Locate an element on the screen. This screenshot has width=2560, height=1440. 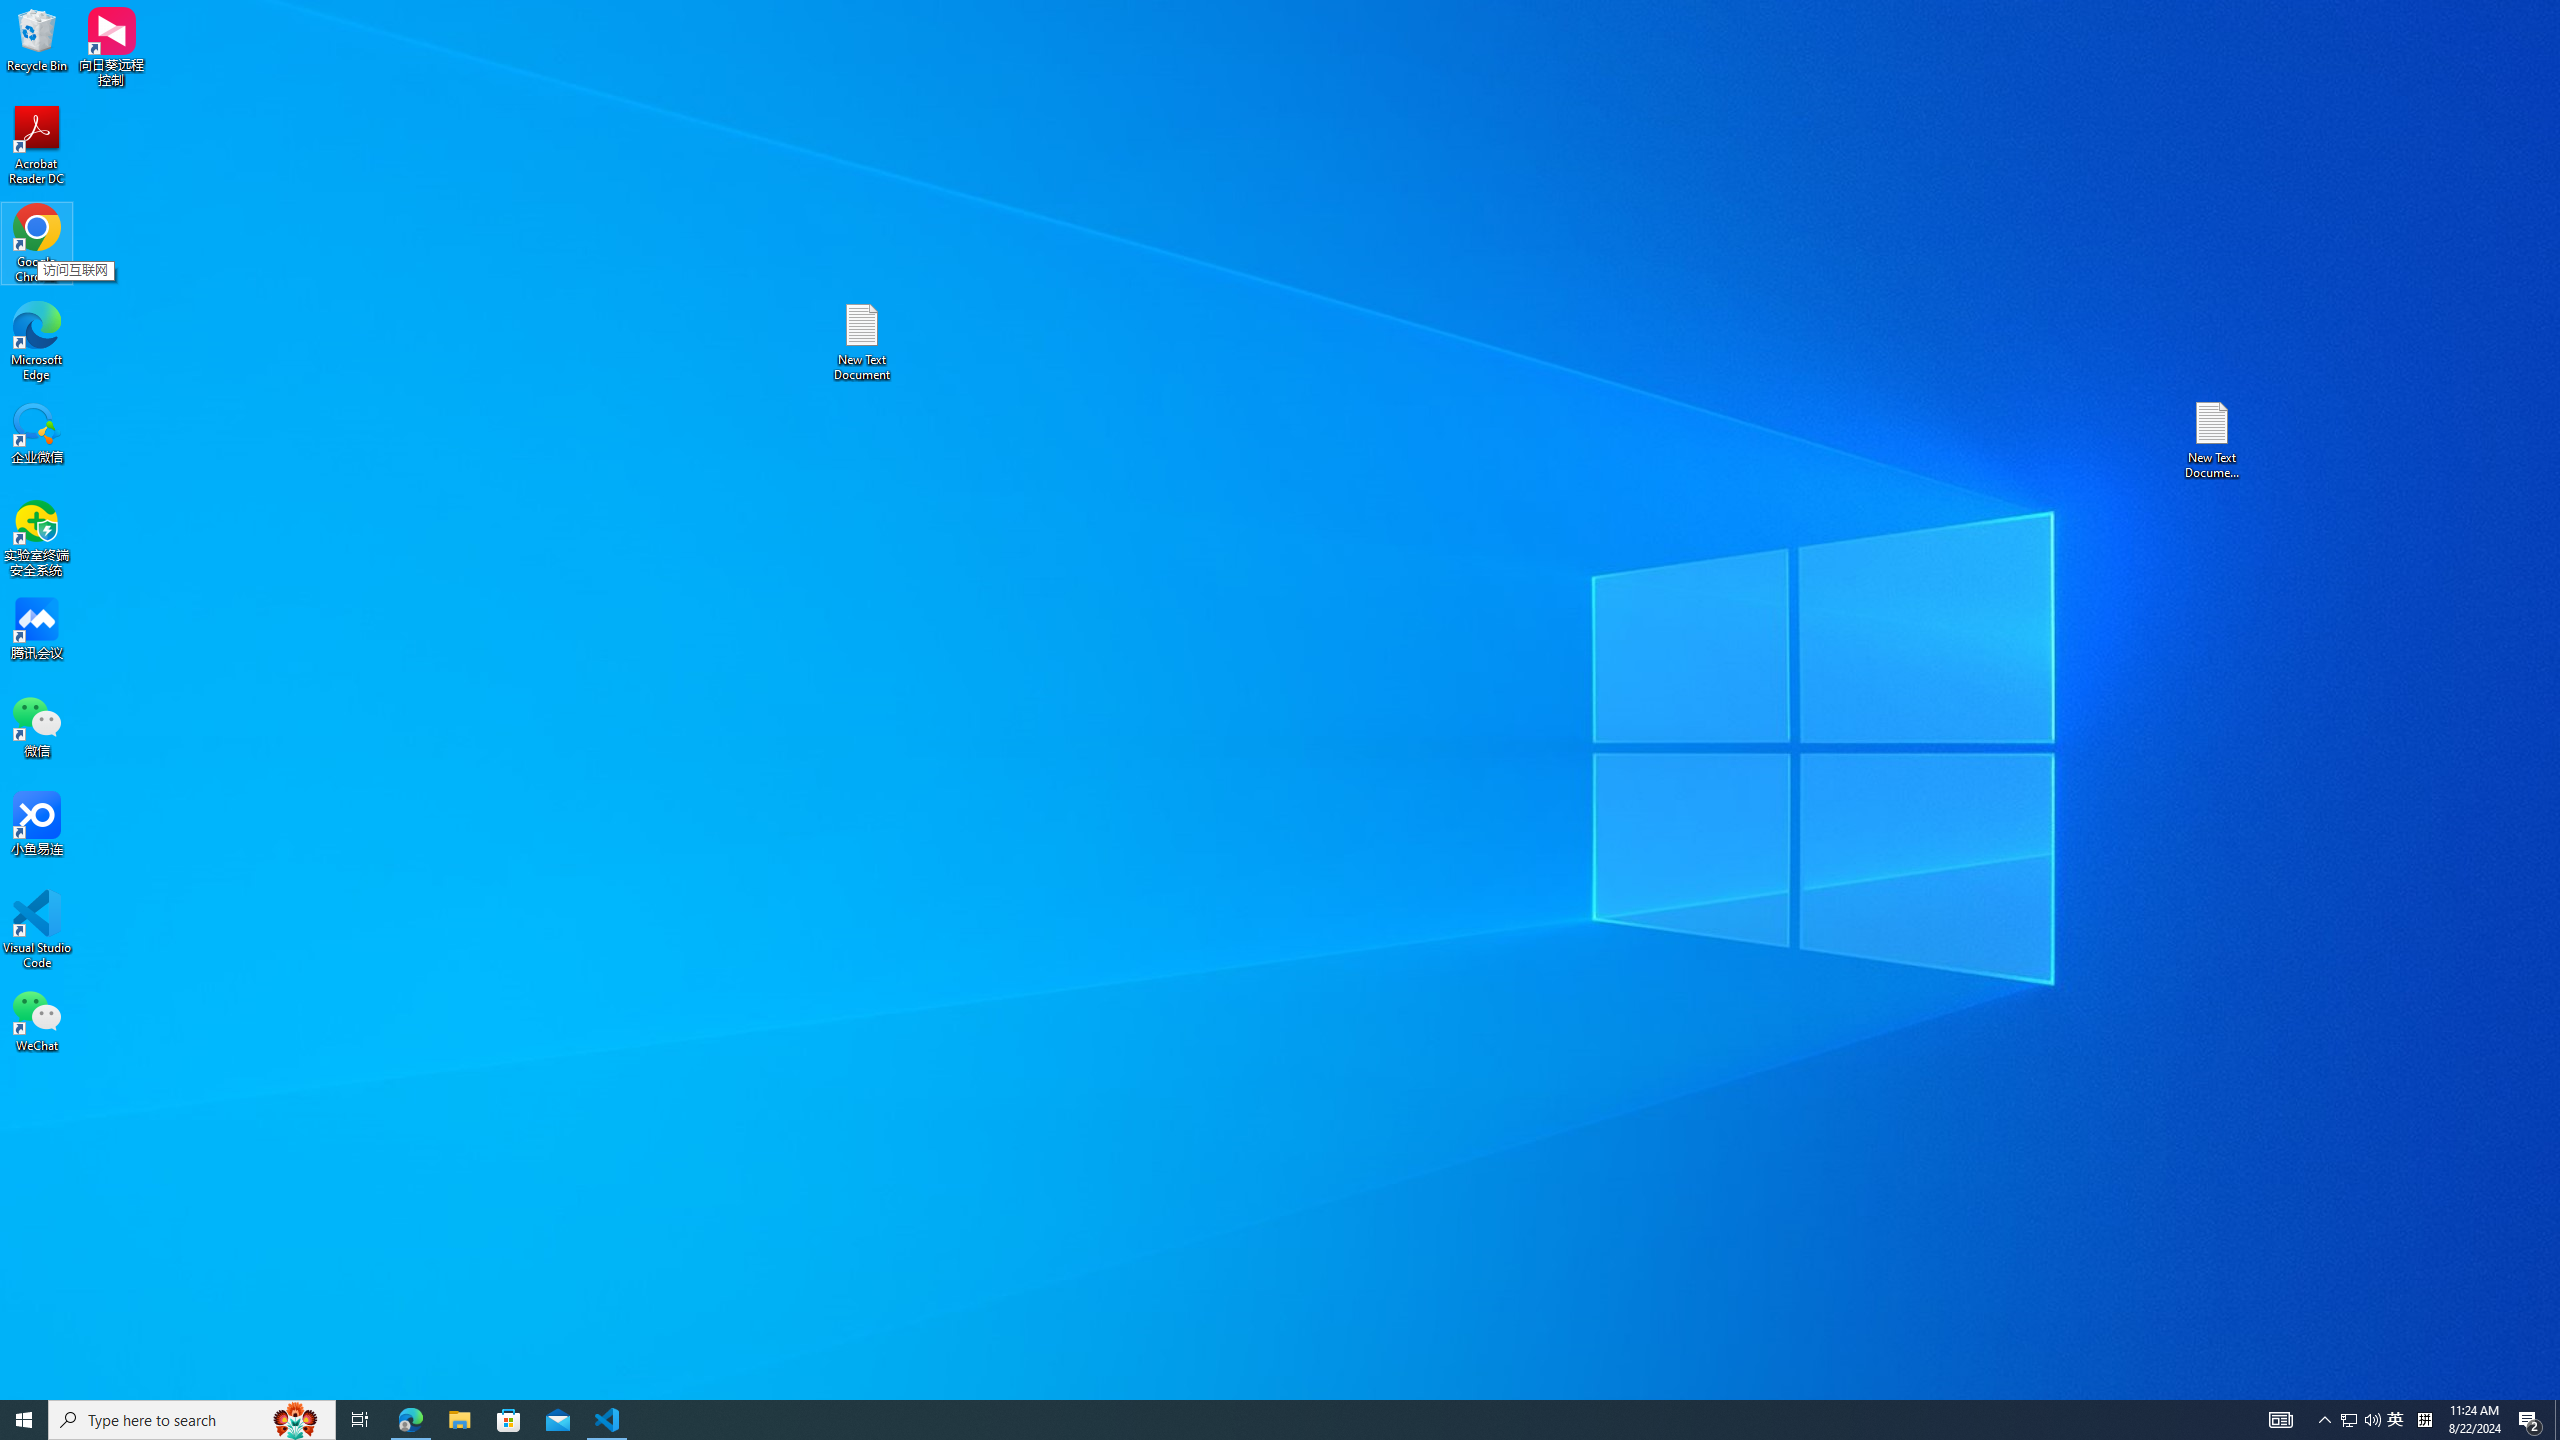
'Google Chrome' is located at coordinates (36, 244).